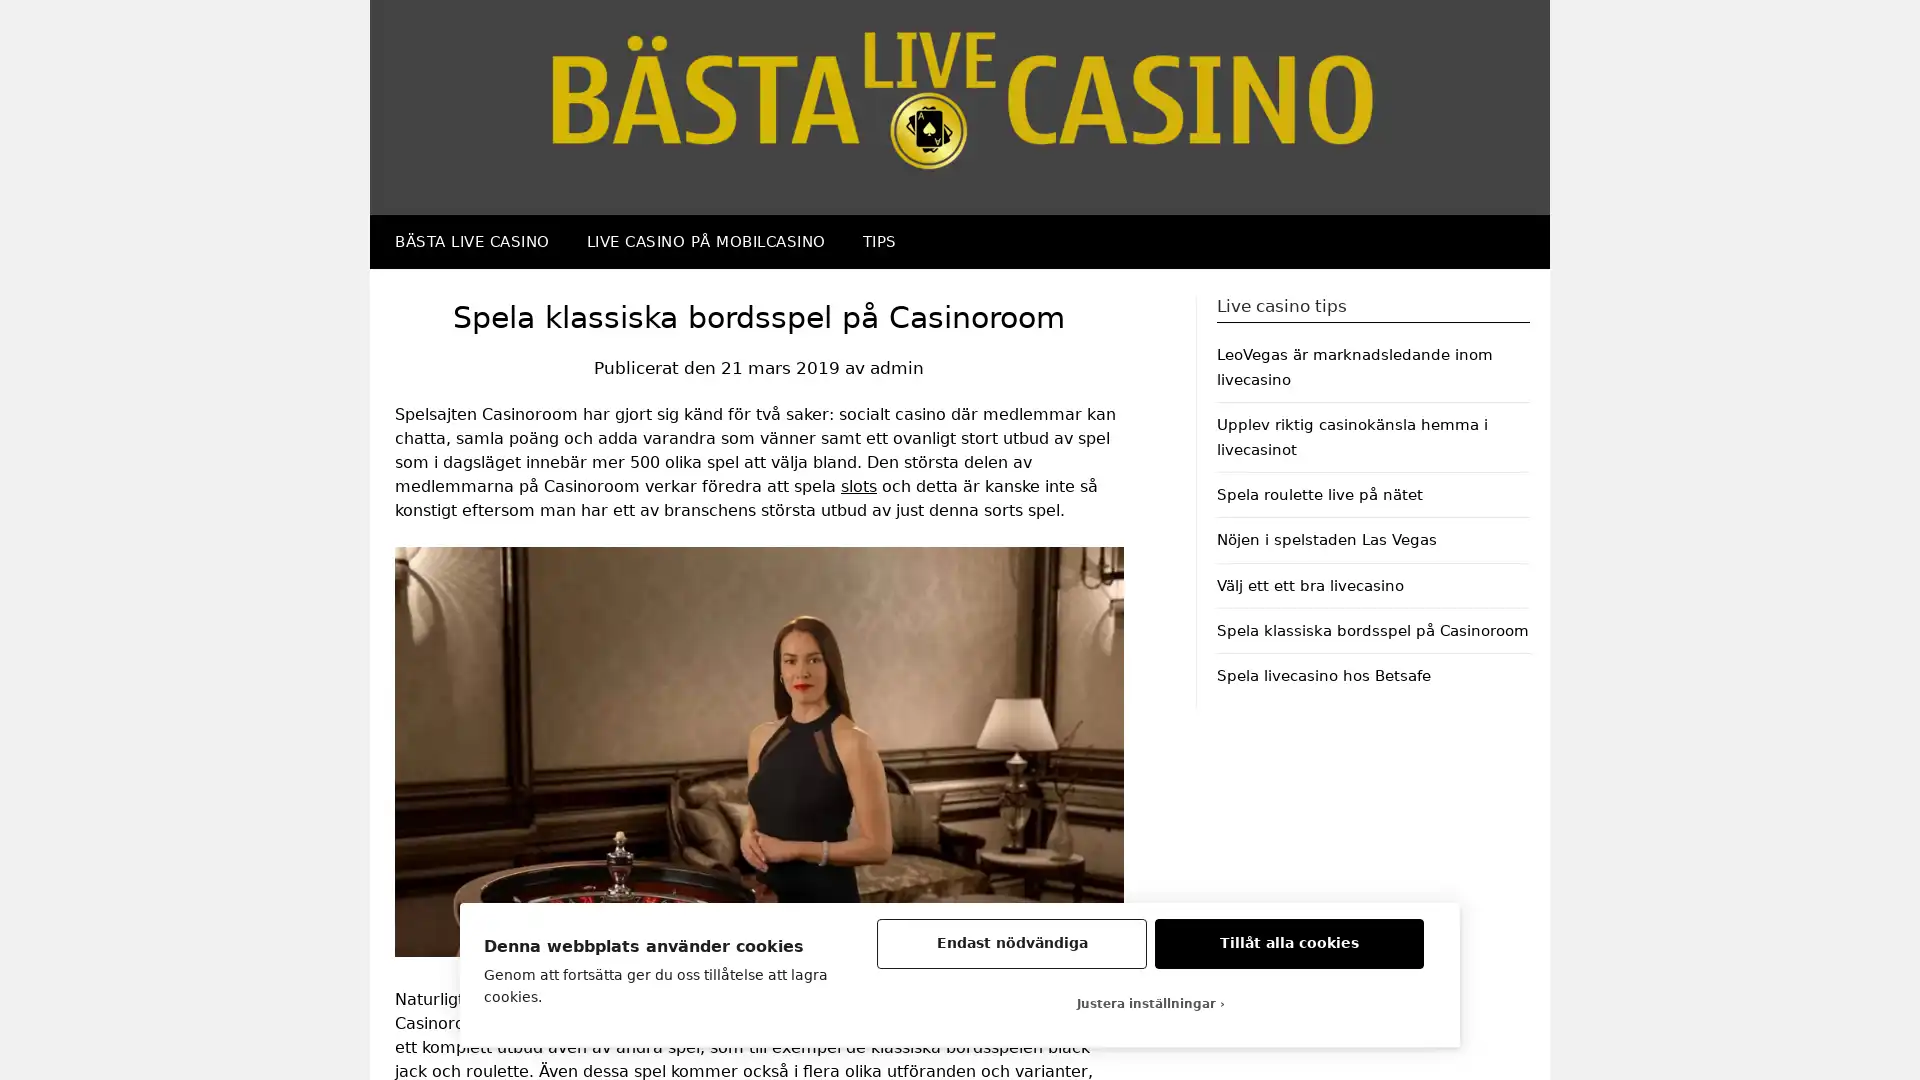 This screenshot has height=1080, width=1920. Describe the element at coordinates (1289, 944) in the screenshot. I see `Tillat alla cookies` at that location.